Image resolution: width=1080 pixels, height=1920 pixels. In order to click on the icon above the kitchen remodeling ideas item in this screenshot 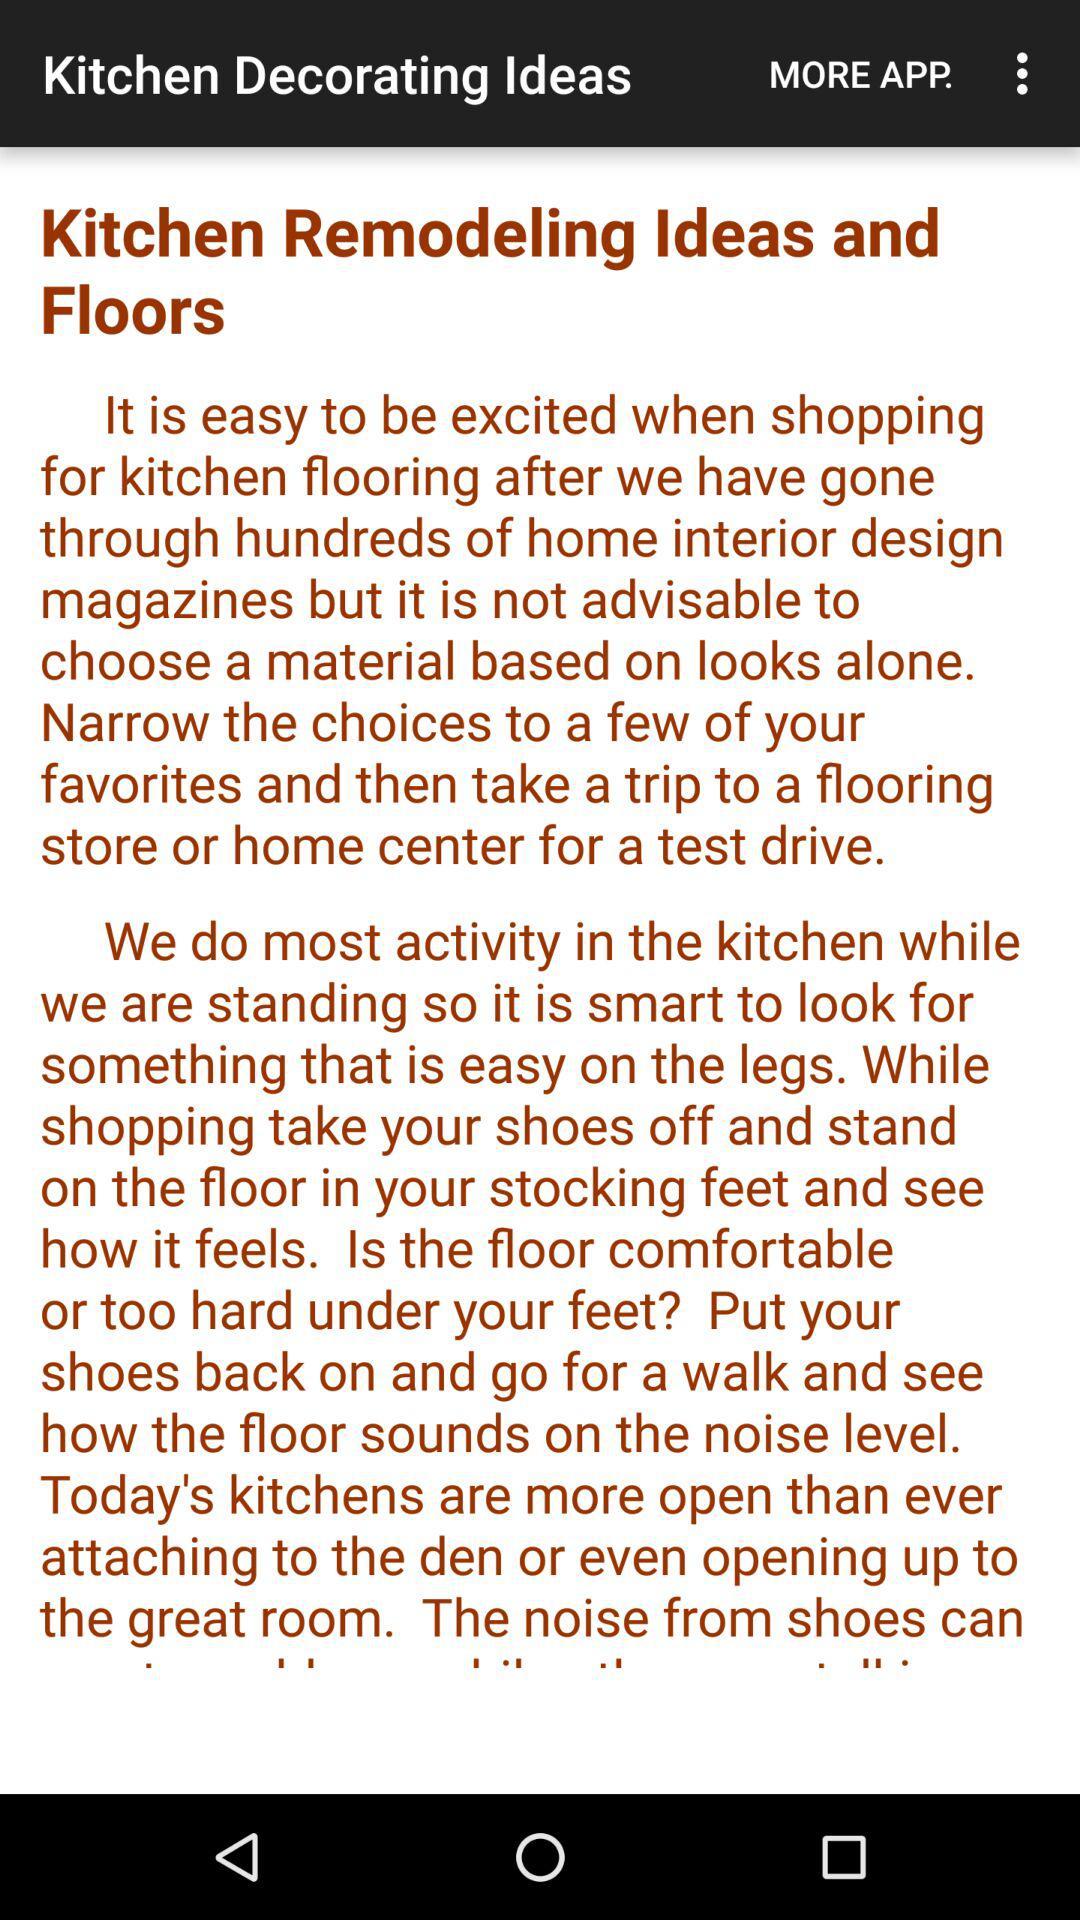, I will do `click(1027, 73)`.